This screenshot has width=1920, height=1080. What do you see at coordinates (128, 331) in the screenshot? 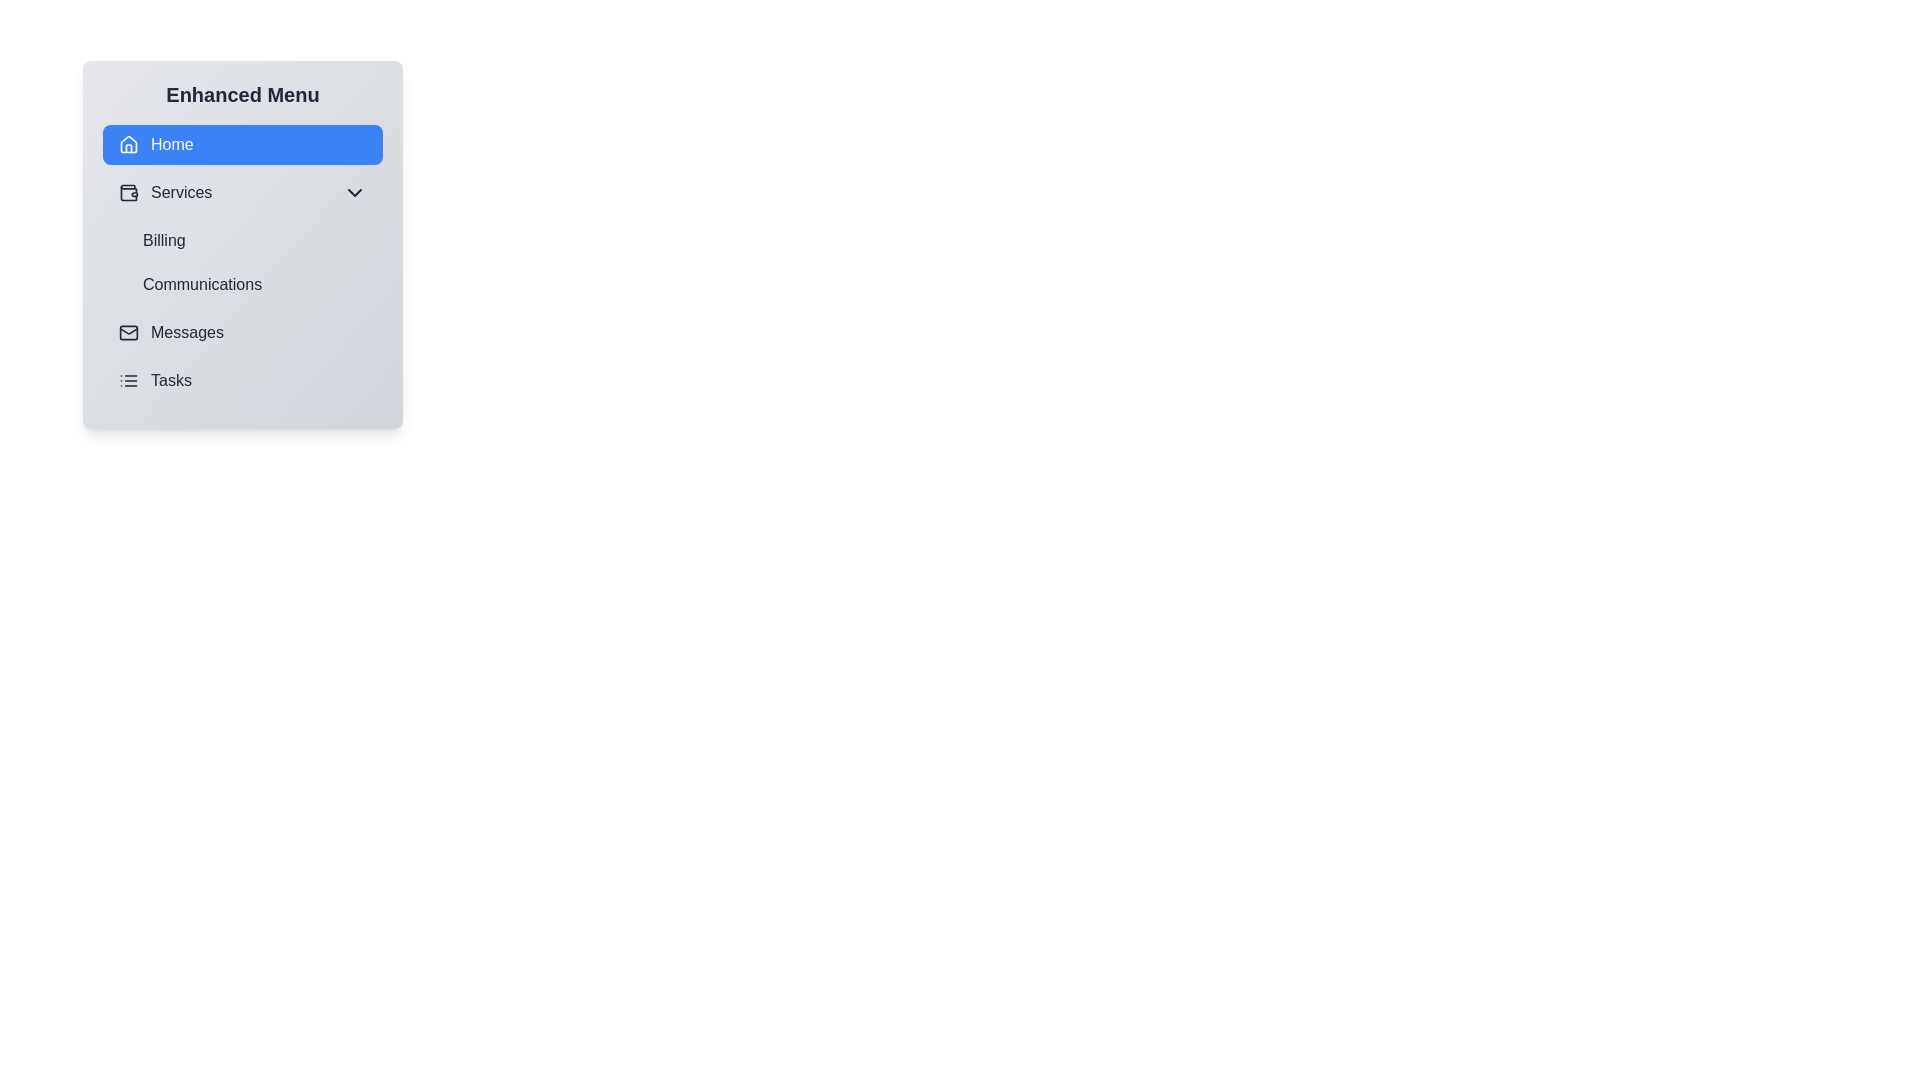
I see `the graphical rectangle component that represents the main body of the envelope icon in the 'Messages' menu entry` at bounding box center [128, 331].